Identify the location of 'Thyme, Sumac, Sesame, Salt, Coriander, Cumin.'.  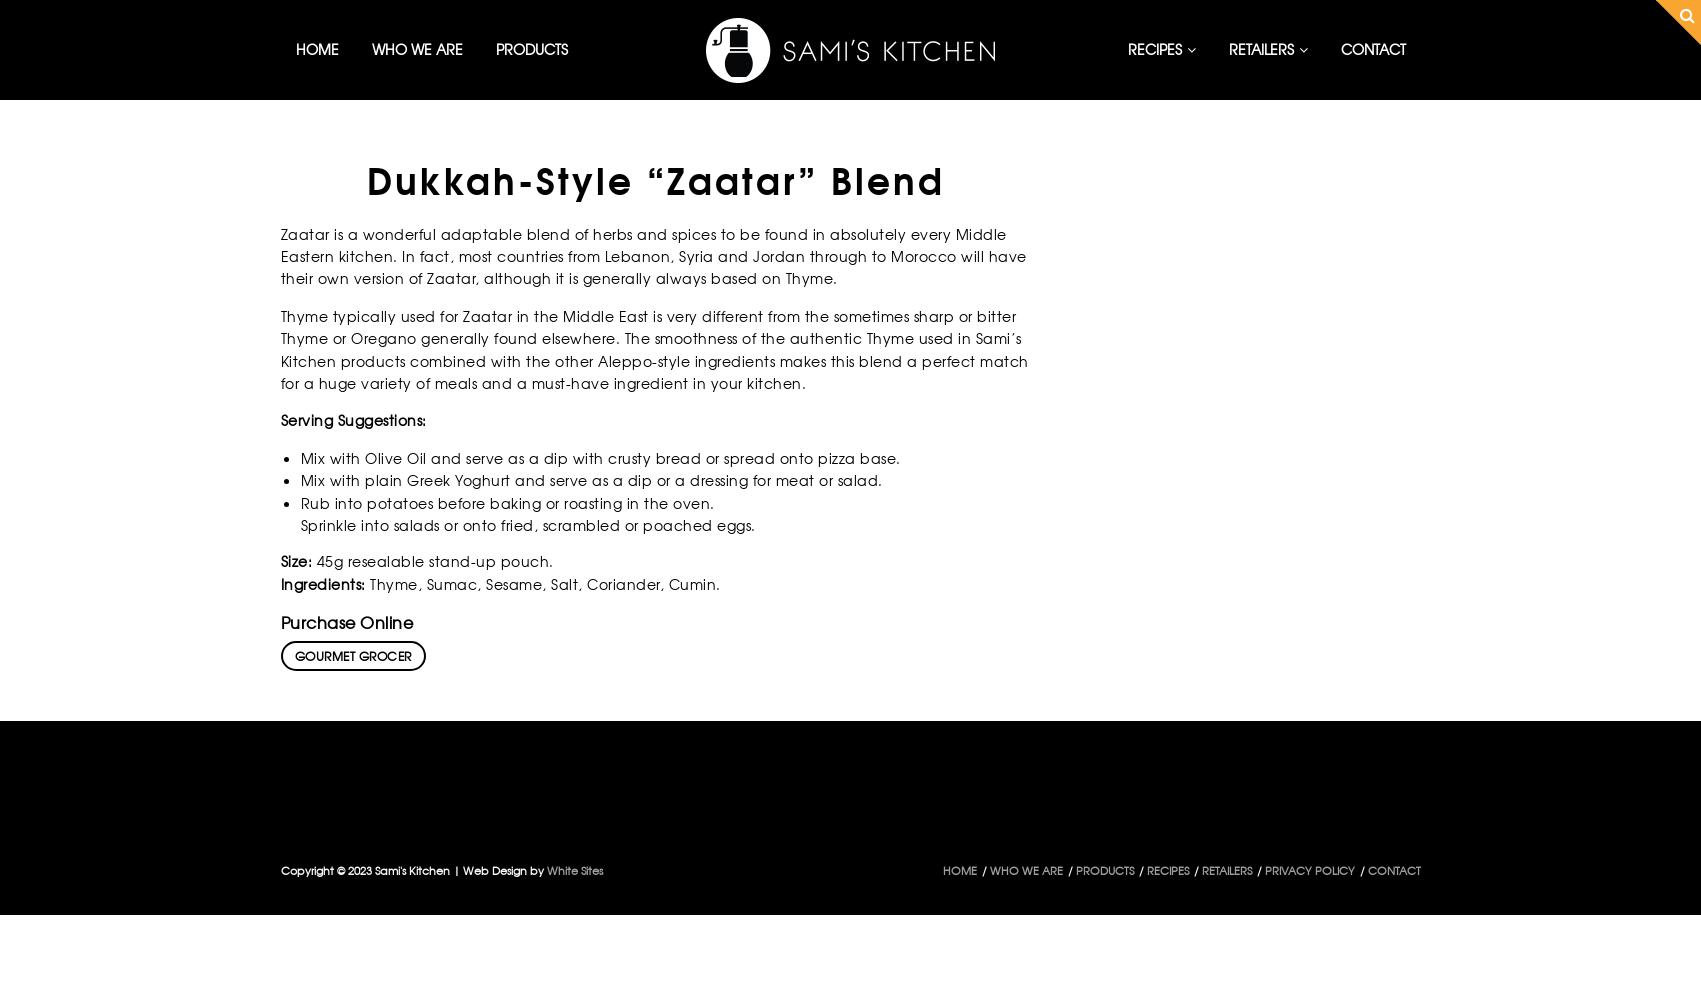
(542, 582).